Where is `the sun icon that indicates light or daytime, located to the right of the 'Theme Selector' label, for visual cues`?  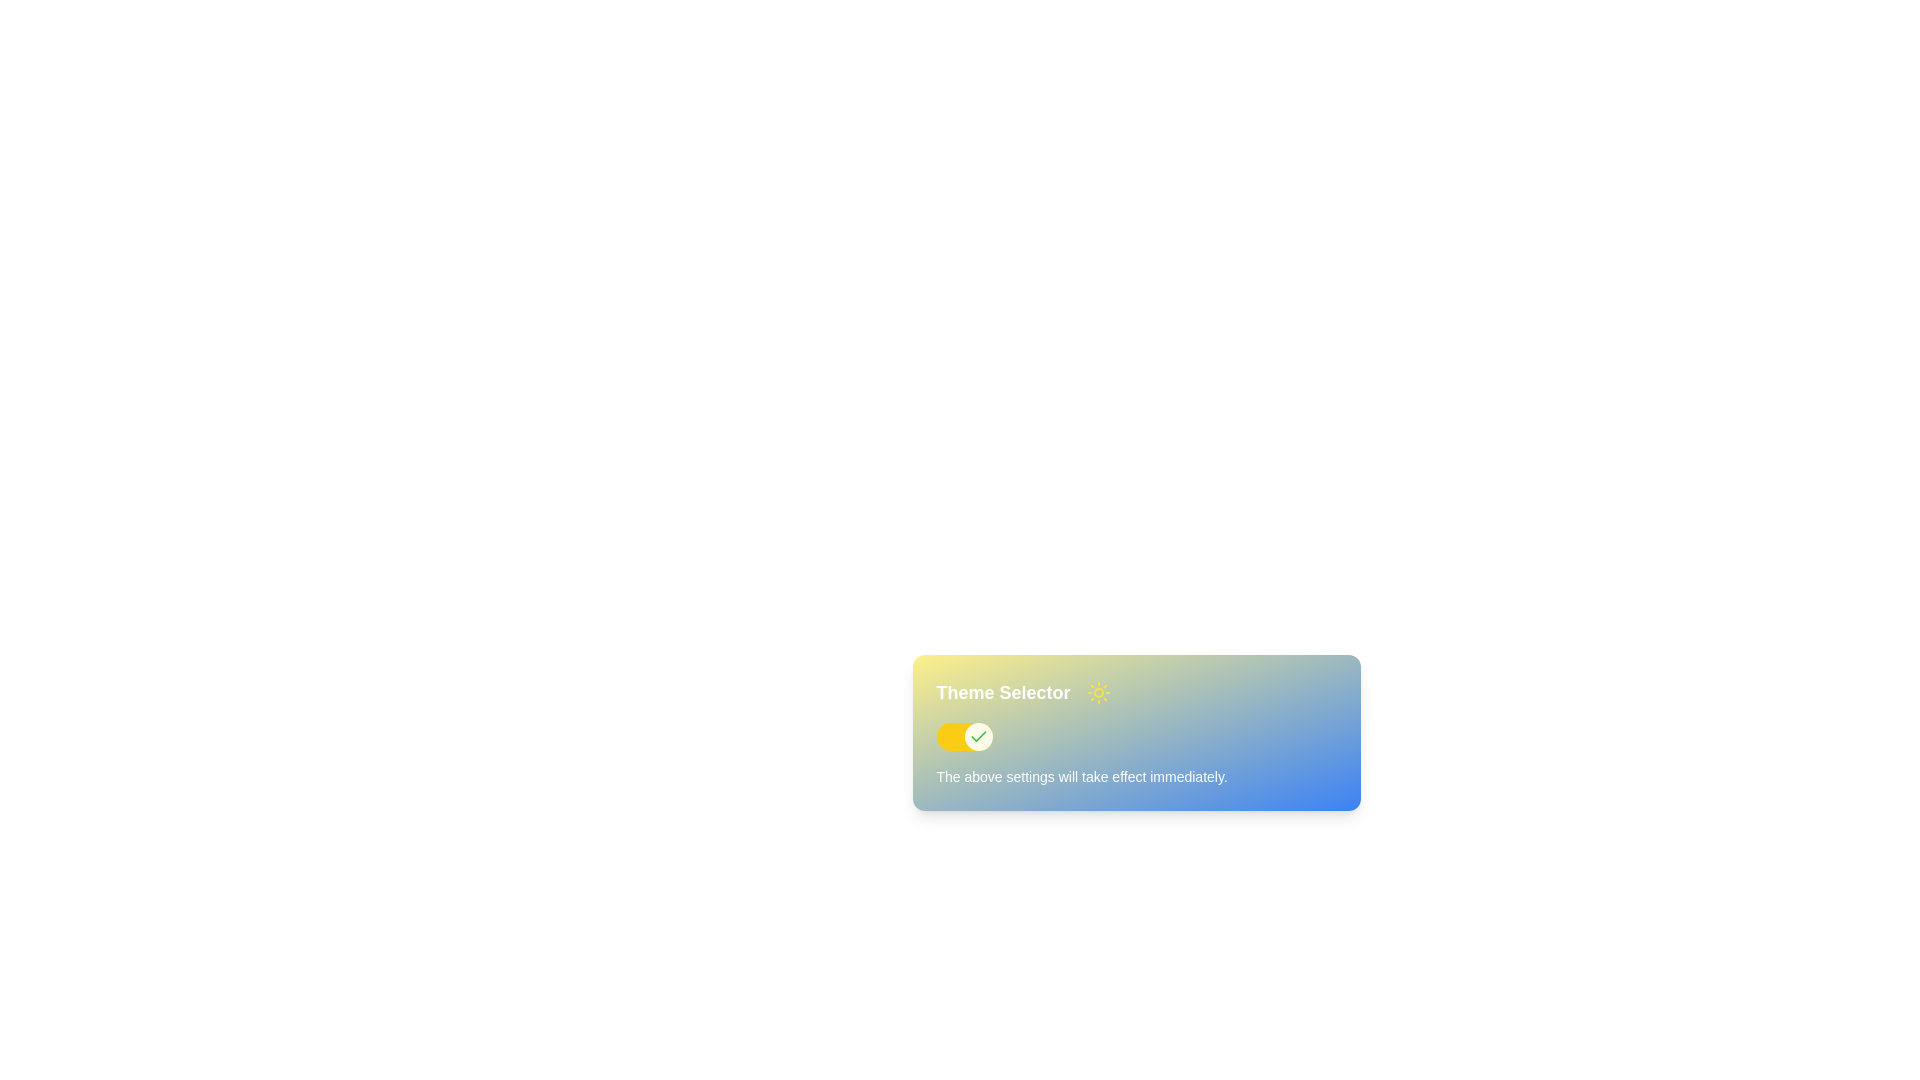 the sun icon that indicates light or daytime, located to the right of the 'Theme Selector' label, for visual cues is located at coordinates (1097, 692).